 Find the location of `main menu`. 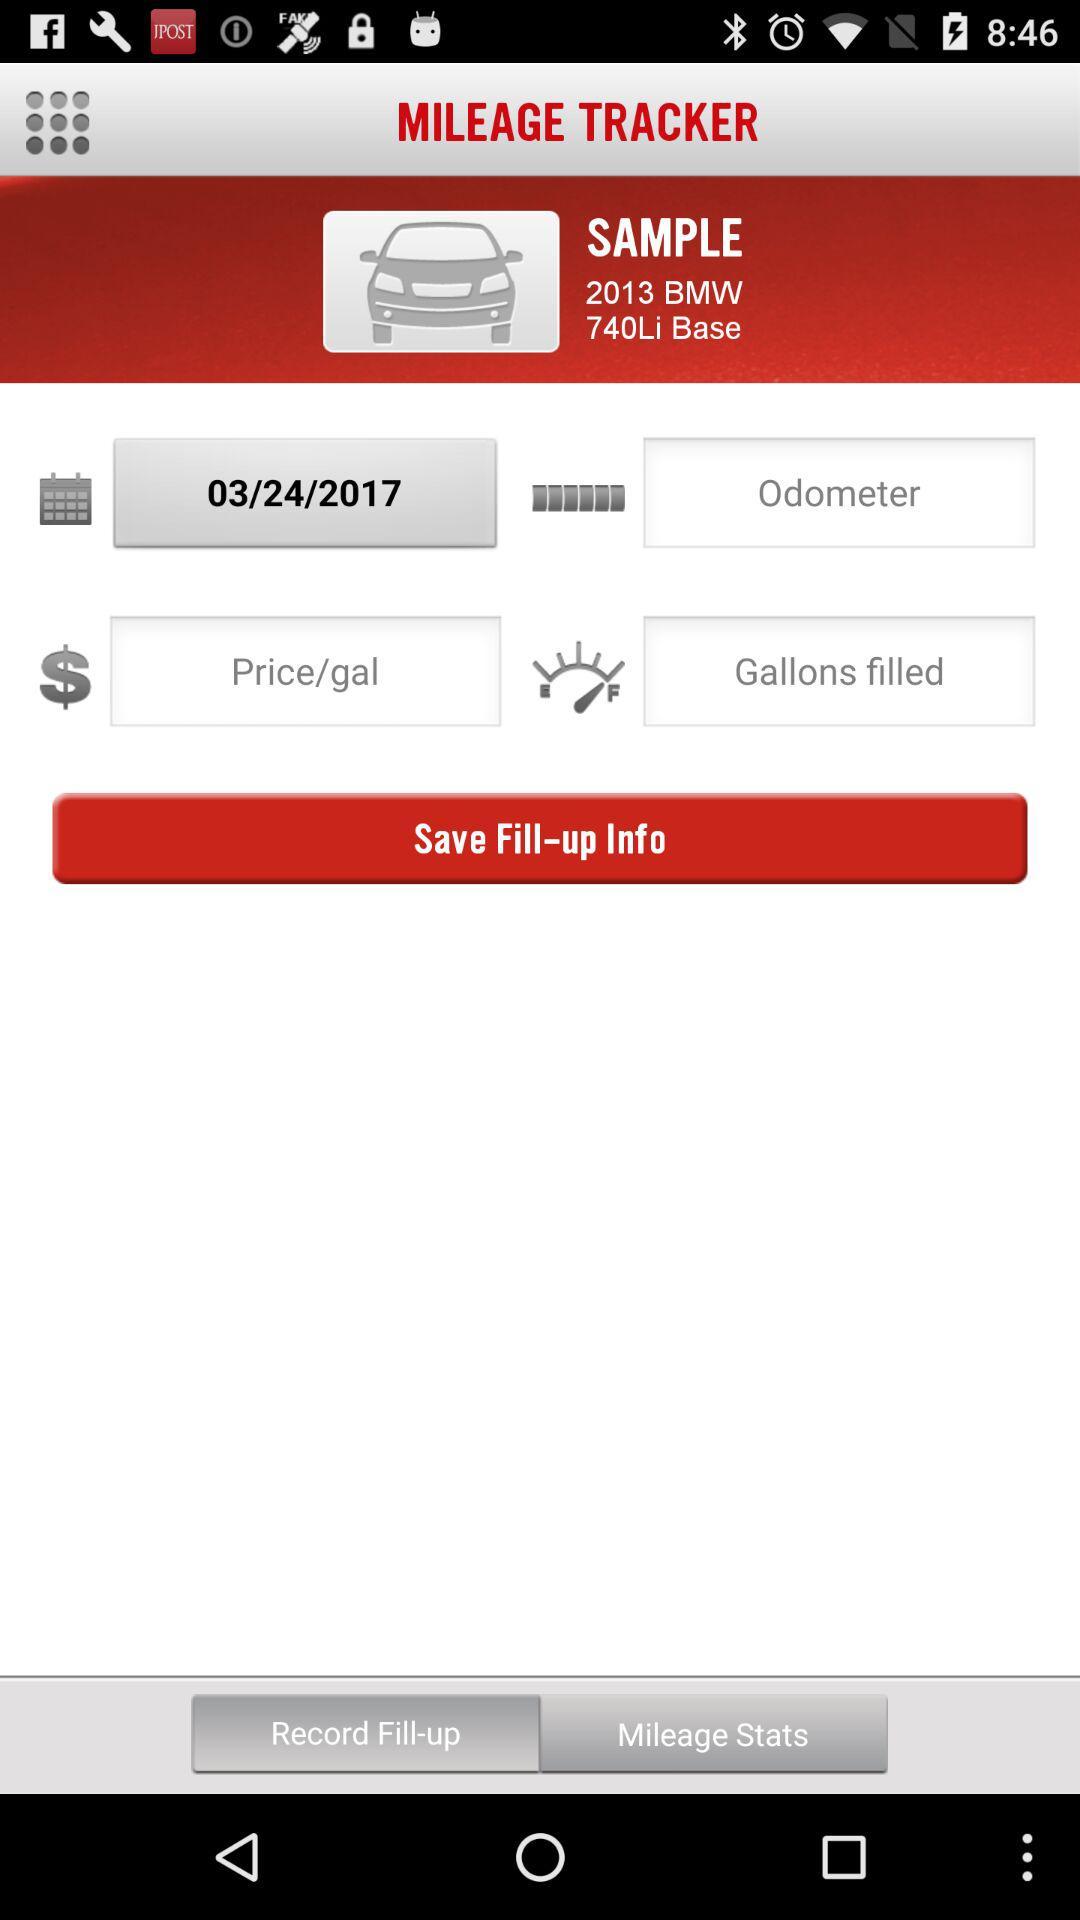

main menu is located at coordinates (56, 122).